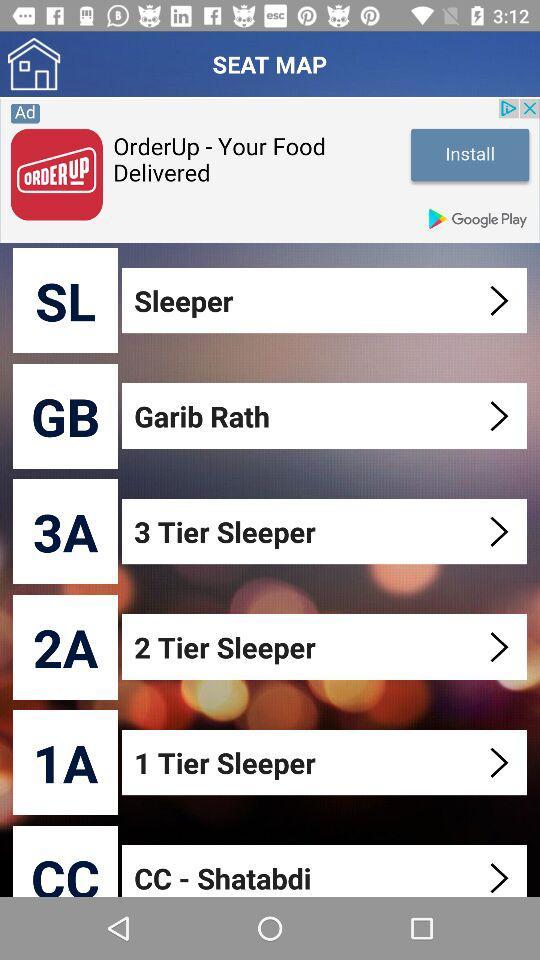 The image size is (540, 960). What do you see at coordinates (65, 530) in the screenshot?
I see `the item next to the 3 tier sleeper icon` at bounding box center [65, 530].